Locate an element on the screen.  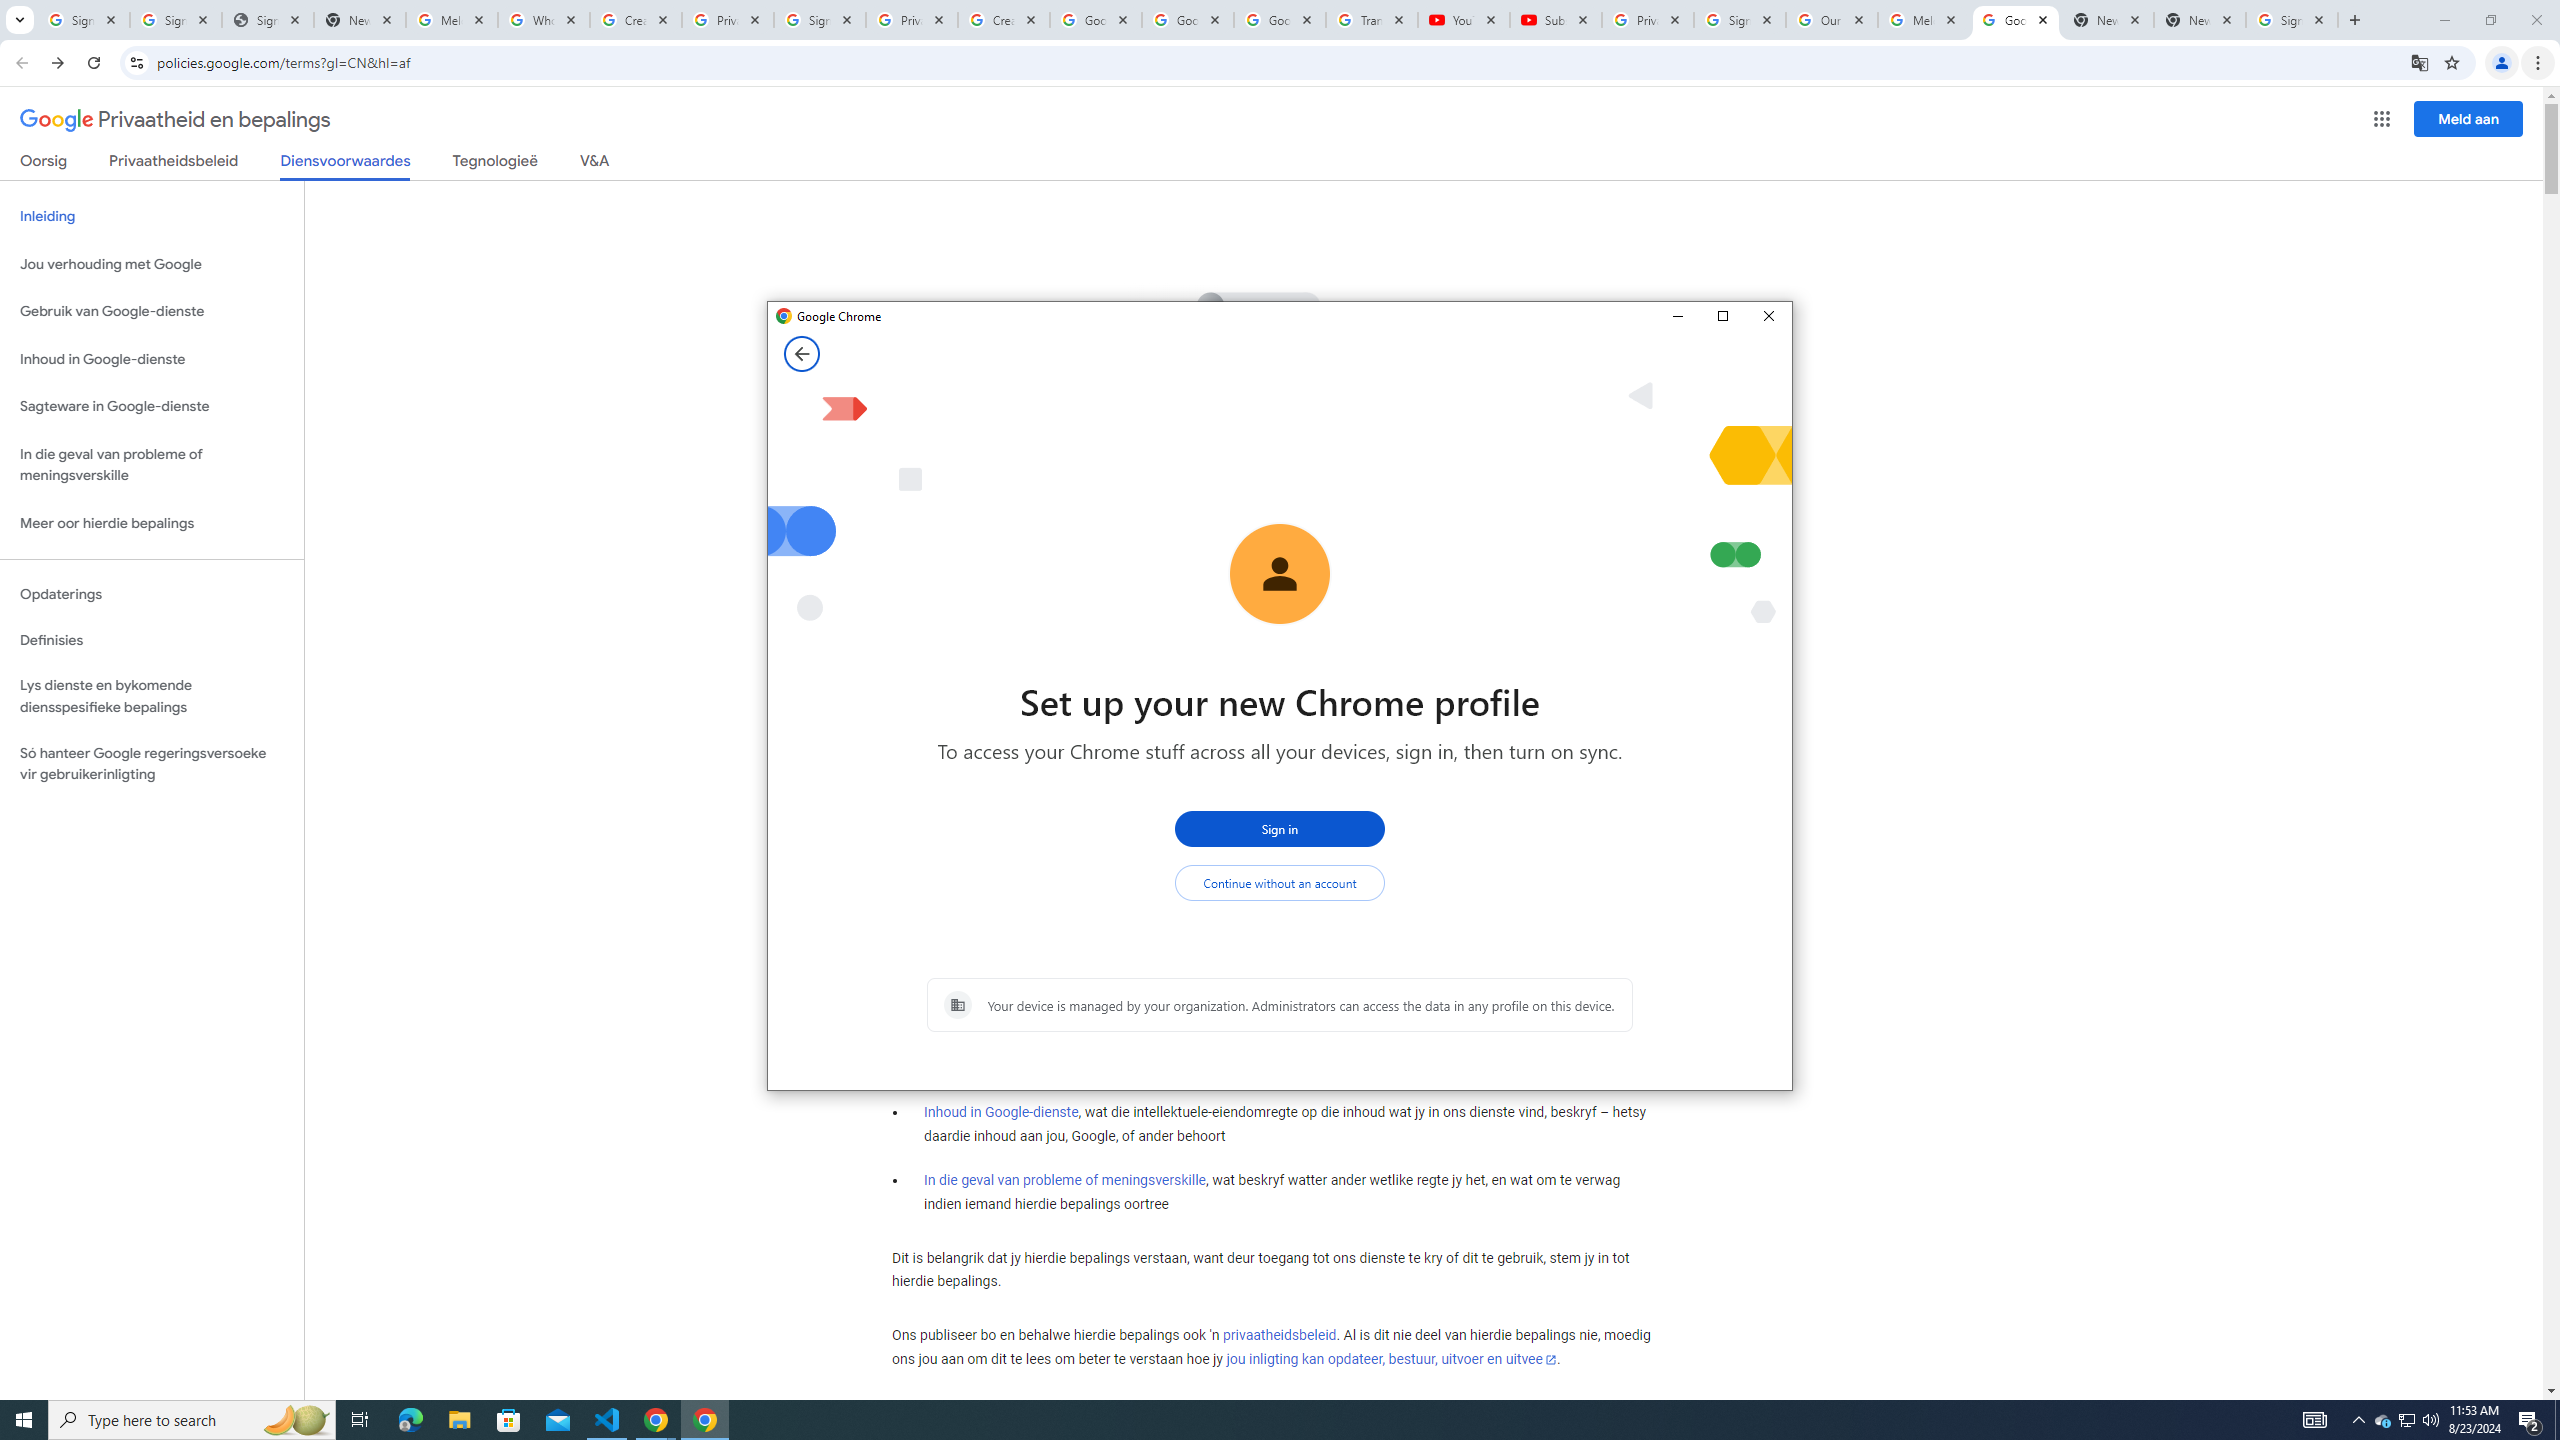
'User Promoted Notification Area' is located at coordinates (2405, 1418).